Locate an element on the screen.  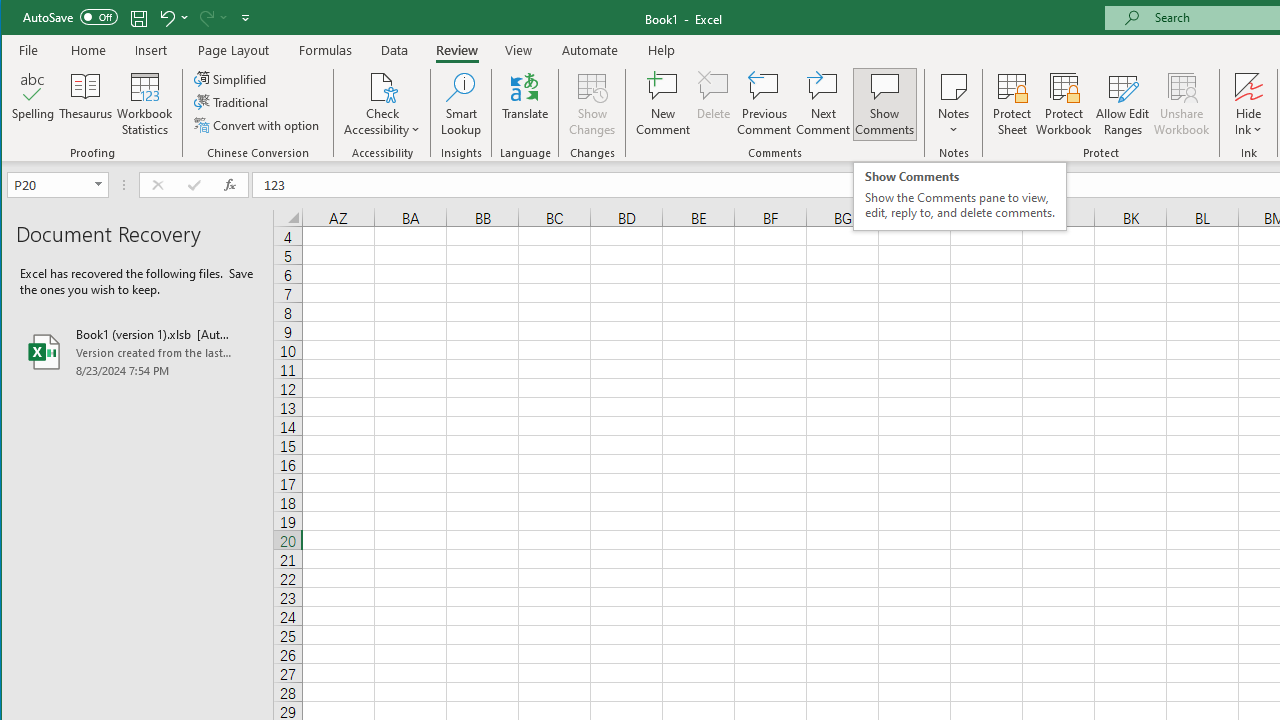
'Unshare Workbook' is located at coordinates (1182, 104).